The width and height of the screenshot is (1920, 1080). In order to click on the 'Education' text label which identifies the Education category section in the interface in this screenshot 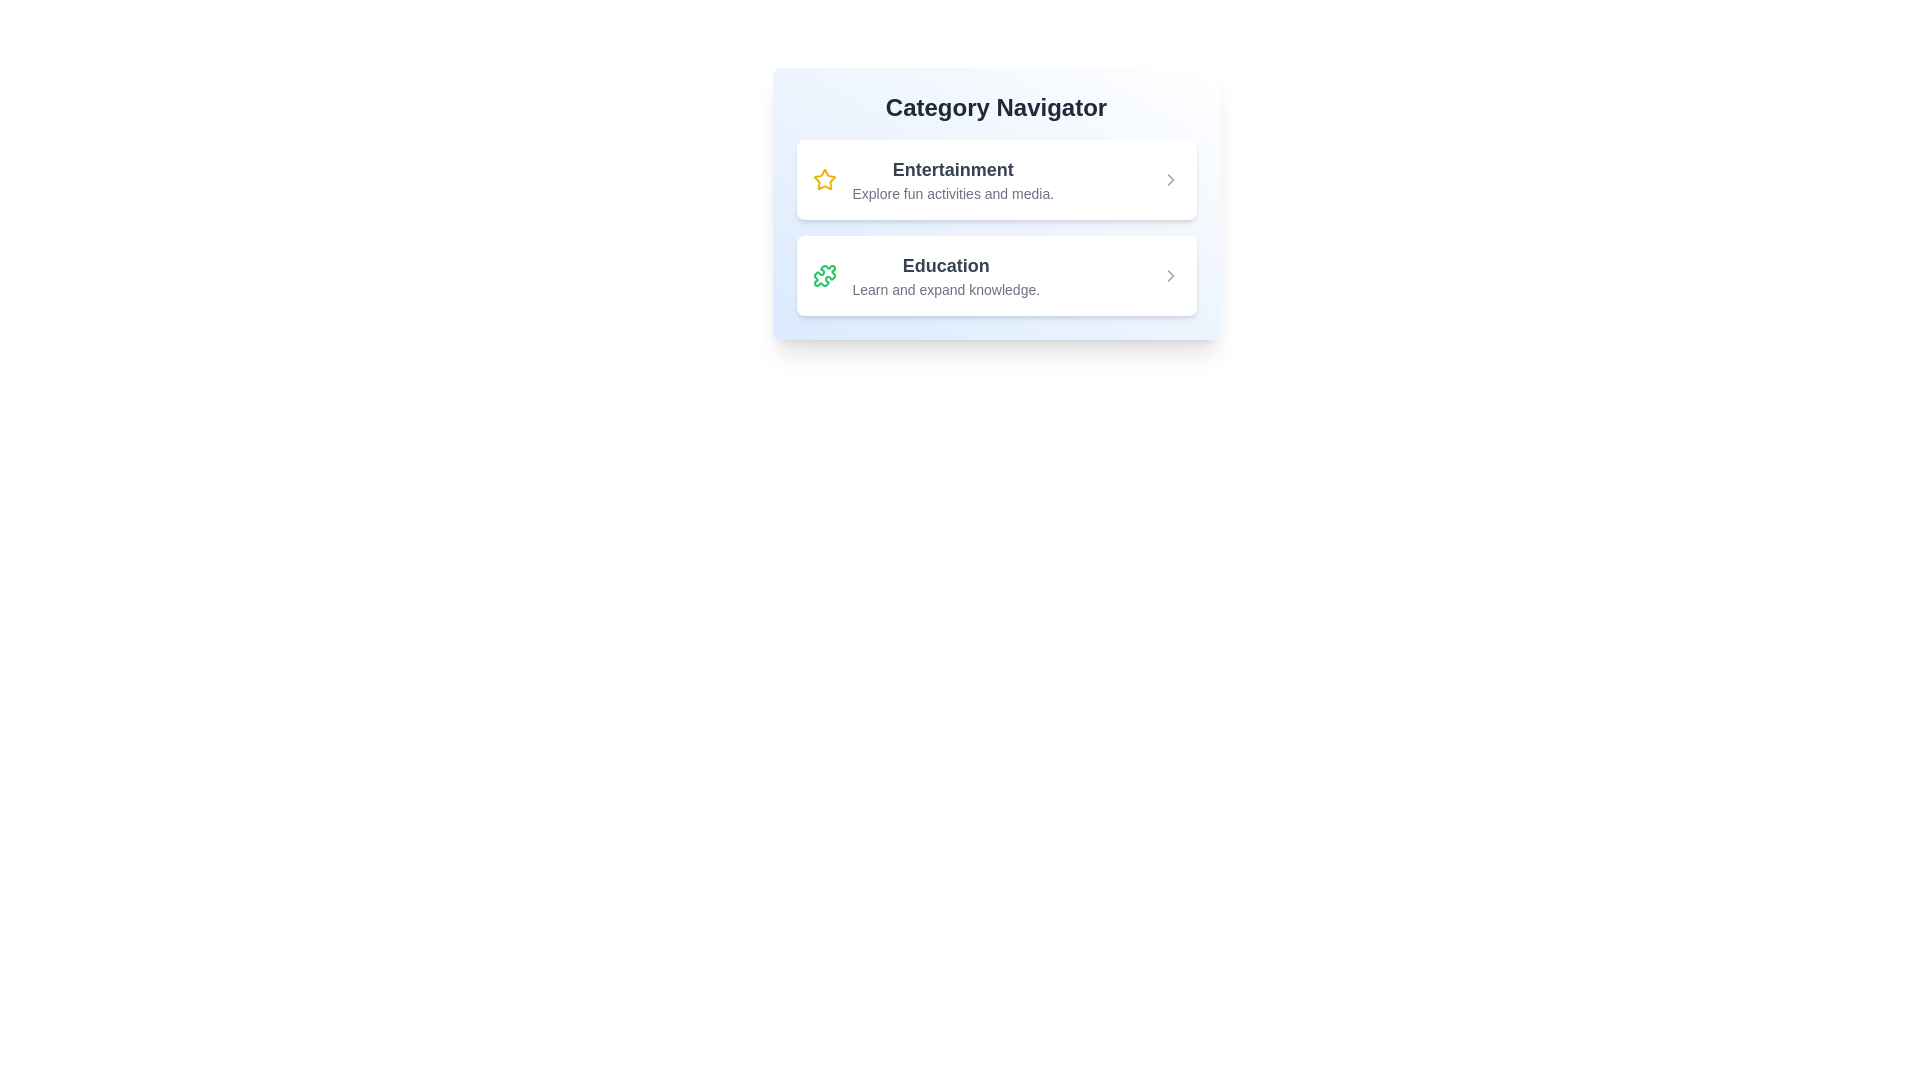, I will do `click(945, 265)`.